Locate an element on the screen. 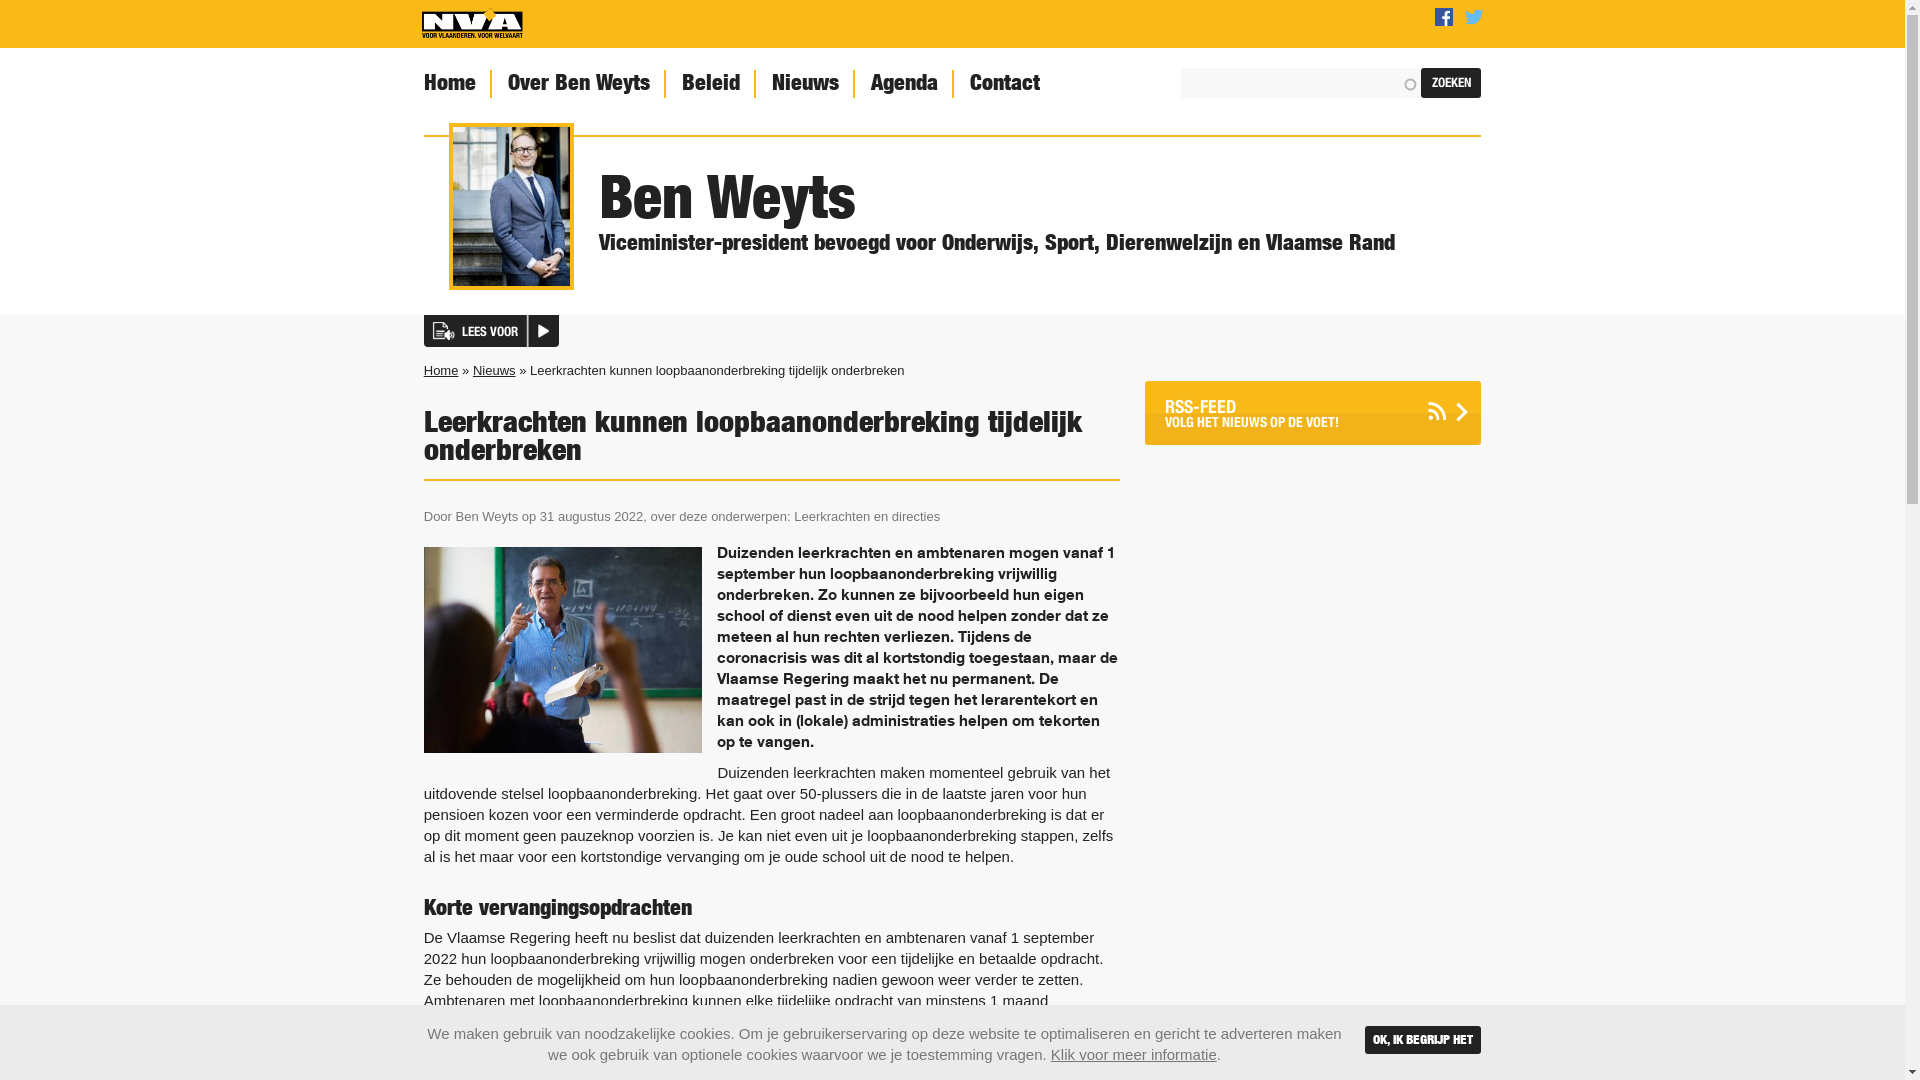 The width and height of the screenshot is (1920, 1080). 'Percentage' is located at coordinates (43, 13).